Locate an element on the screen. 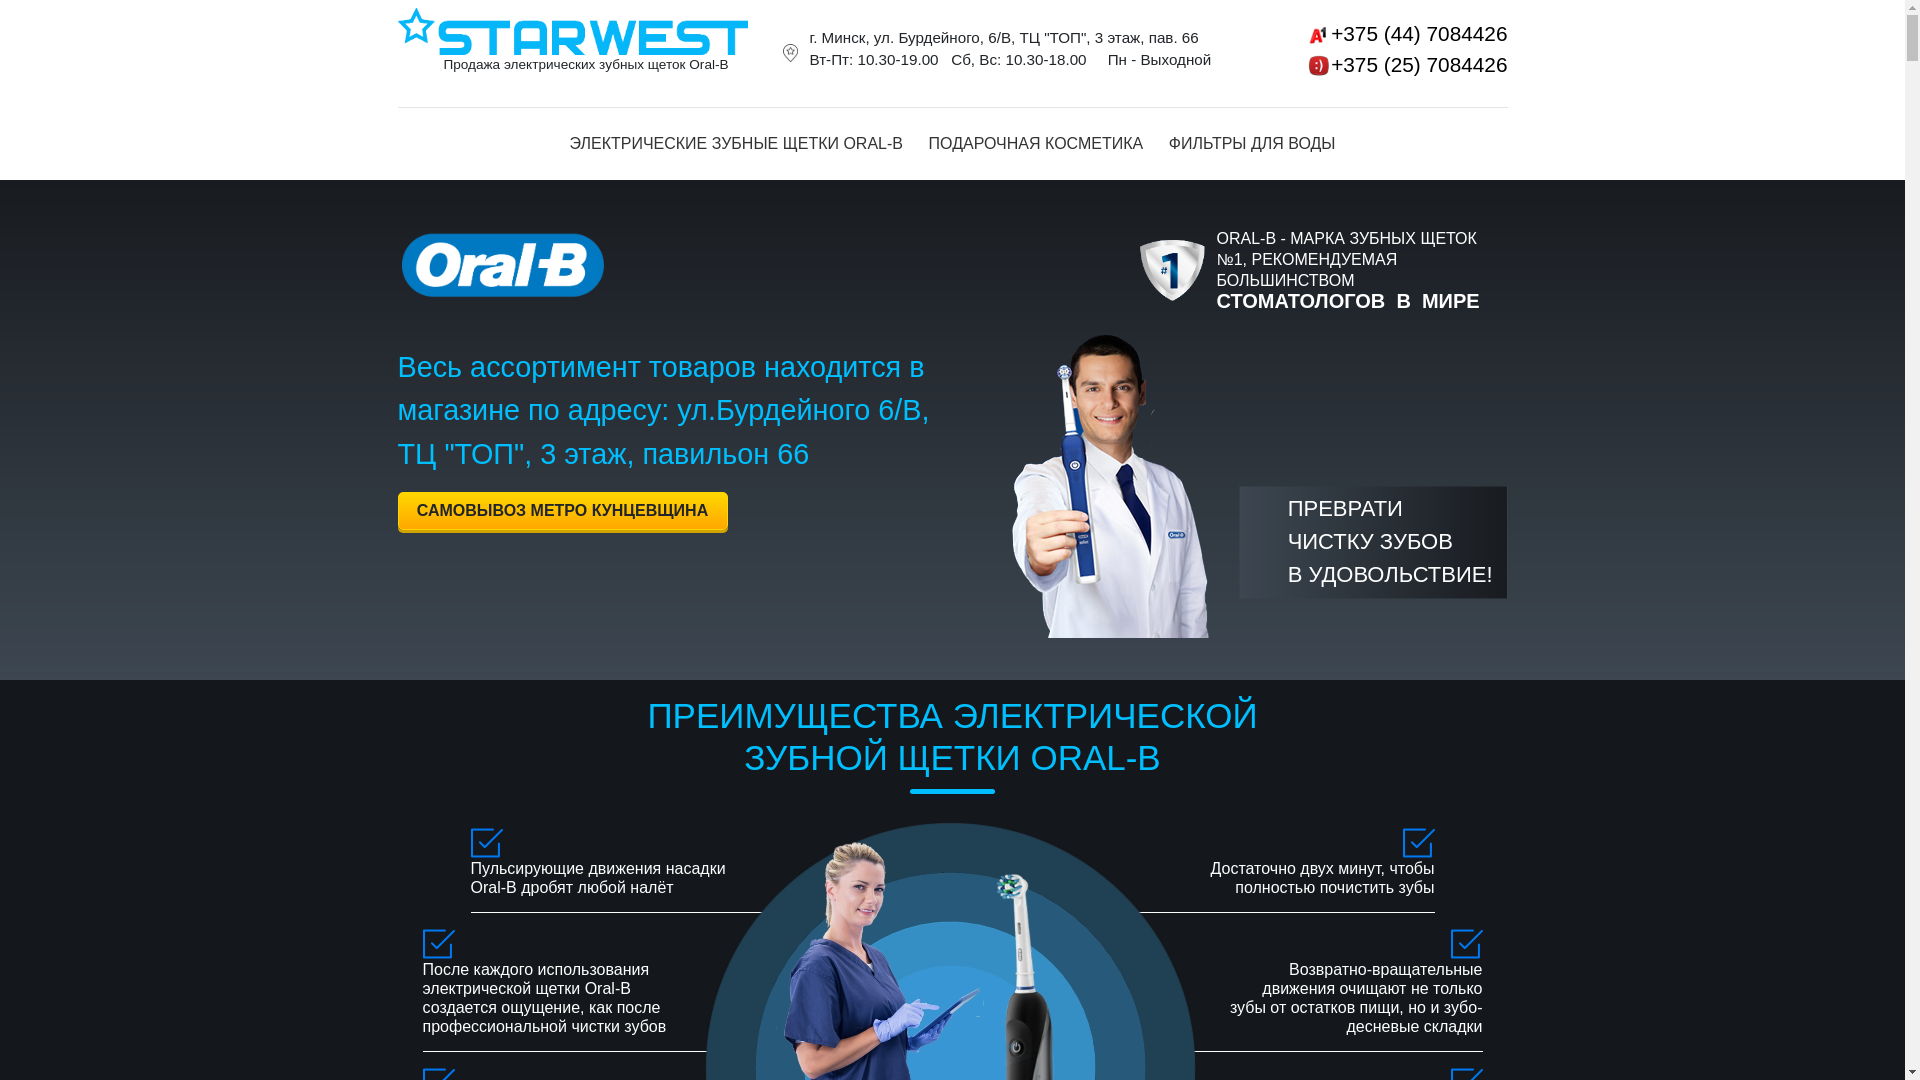  '+375 (25) 7084426' is located at coordinates (1378, 63).